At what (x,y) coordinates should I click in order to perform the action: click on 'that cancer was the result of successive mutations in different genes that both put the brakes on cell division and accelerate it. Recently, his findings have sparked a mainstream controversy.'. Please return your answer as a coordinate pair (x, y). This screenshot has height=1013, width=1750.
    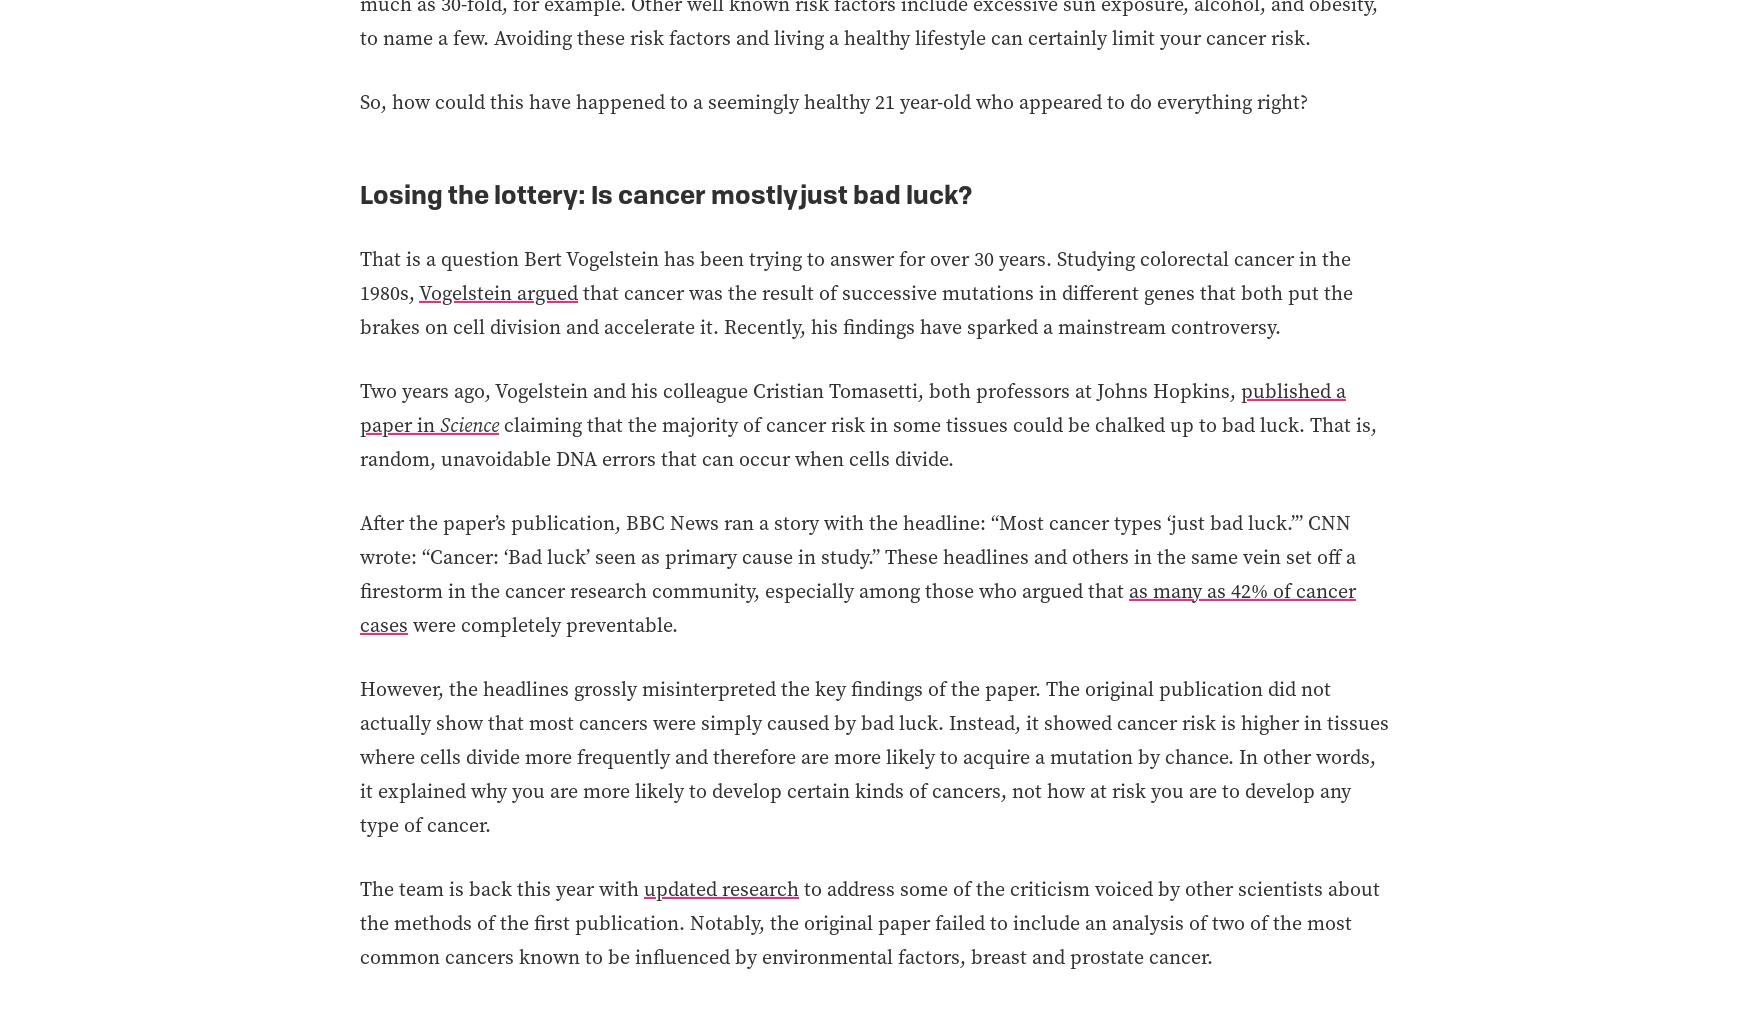
    Looking at the image, I should click on (856, 308).